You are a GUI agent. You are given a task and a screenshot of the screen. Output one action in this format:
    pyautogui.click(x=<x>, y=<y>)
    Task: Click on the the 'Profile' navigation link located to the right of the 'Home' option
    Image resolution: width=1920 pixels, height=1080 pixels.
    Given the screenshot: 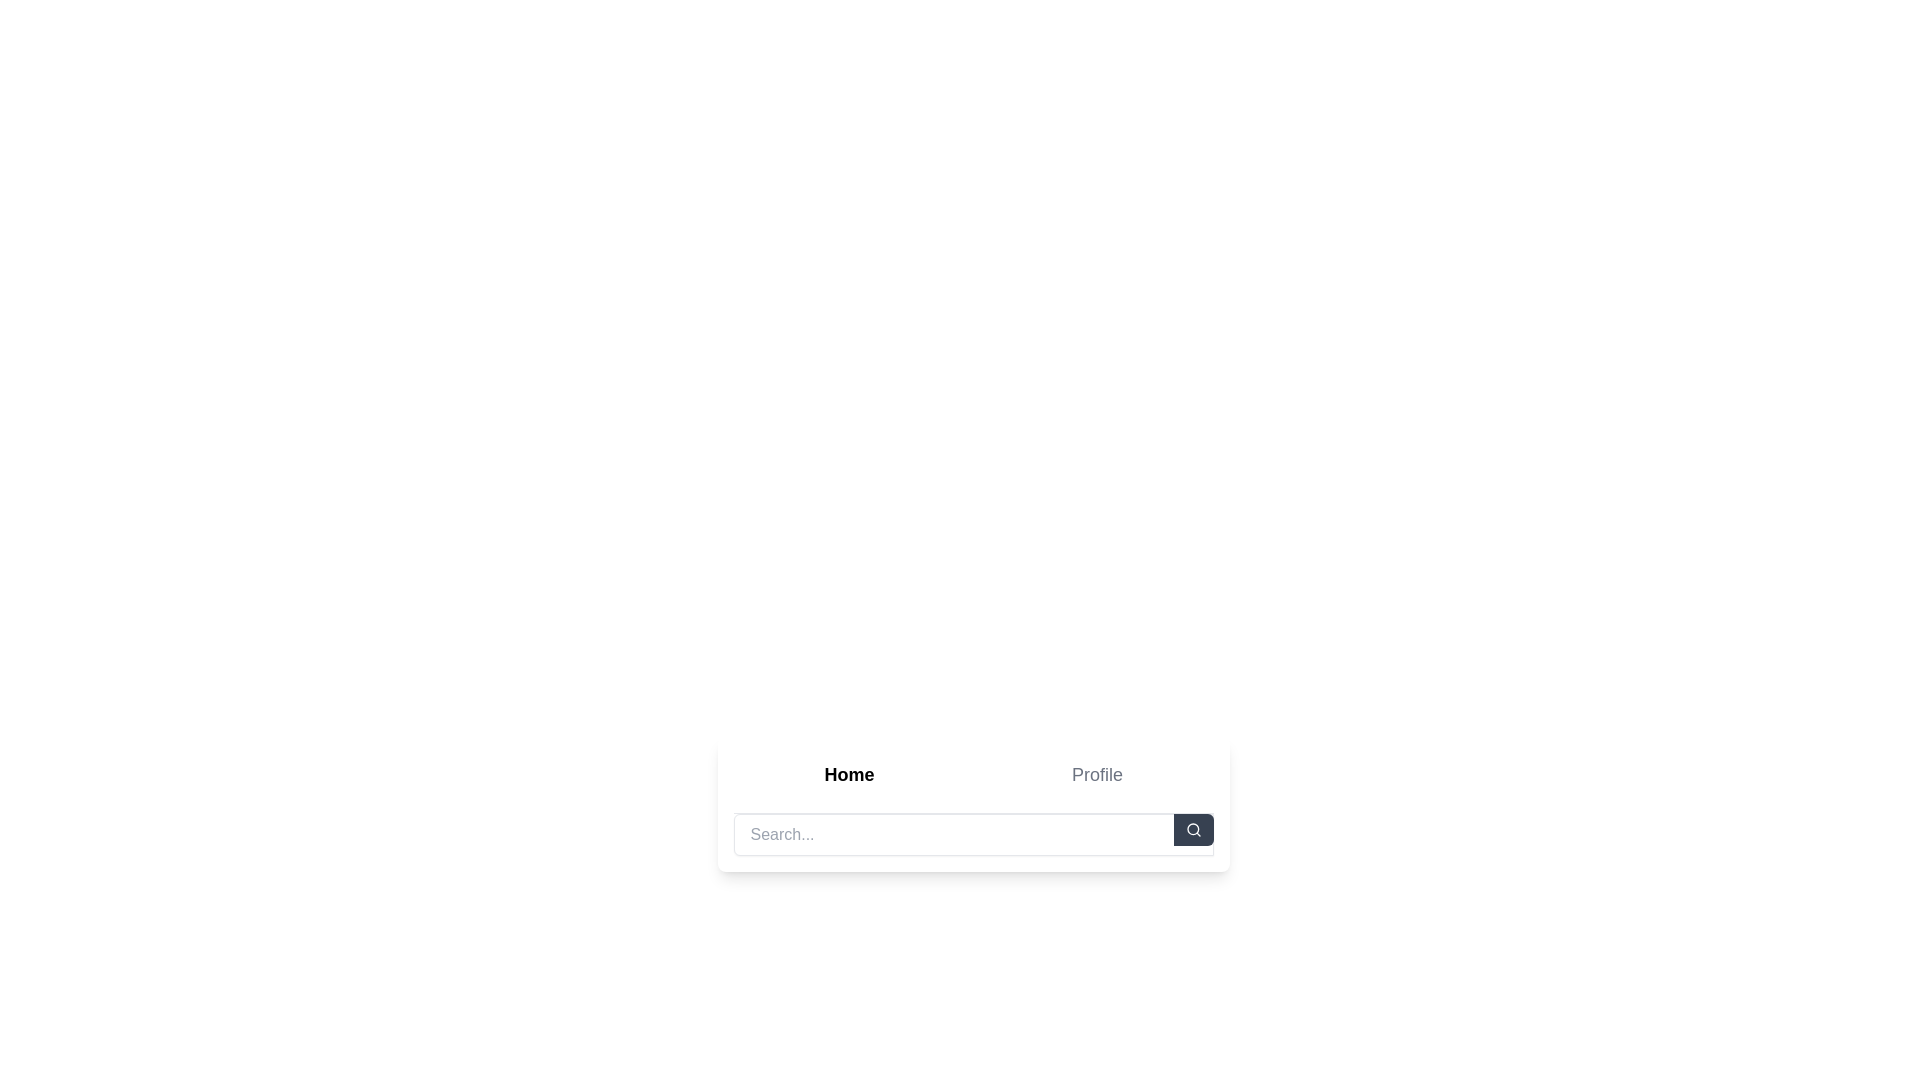 What is the action you would take?
    pyautogui.click(x=1096, y=774)
    